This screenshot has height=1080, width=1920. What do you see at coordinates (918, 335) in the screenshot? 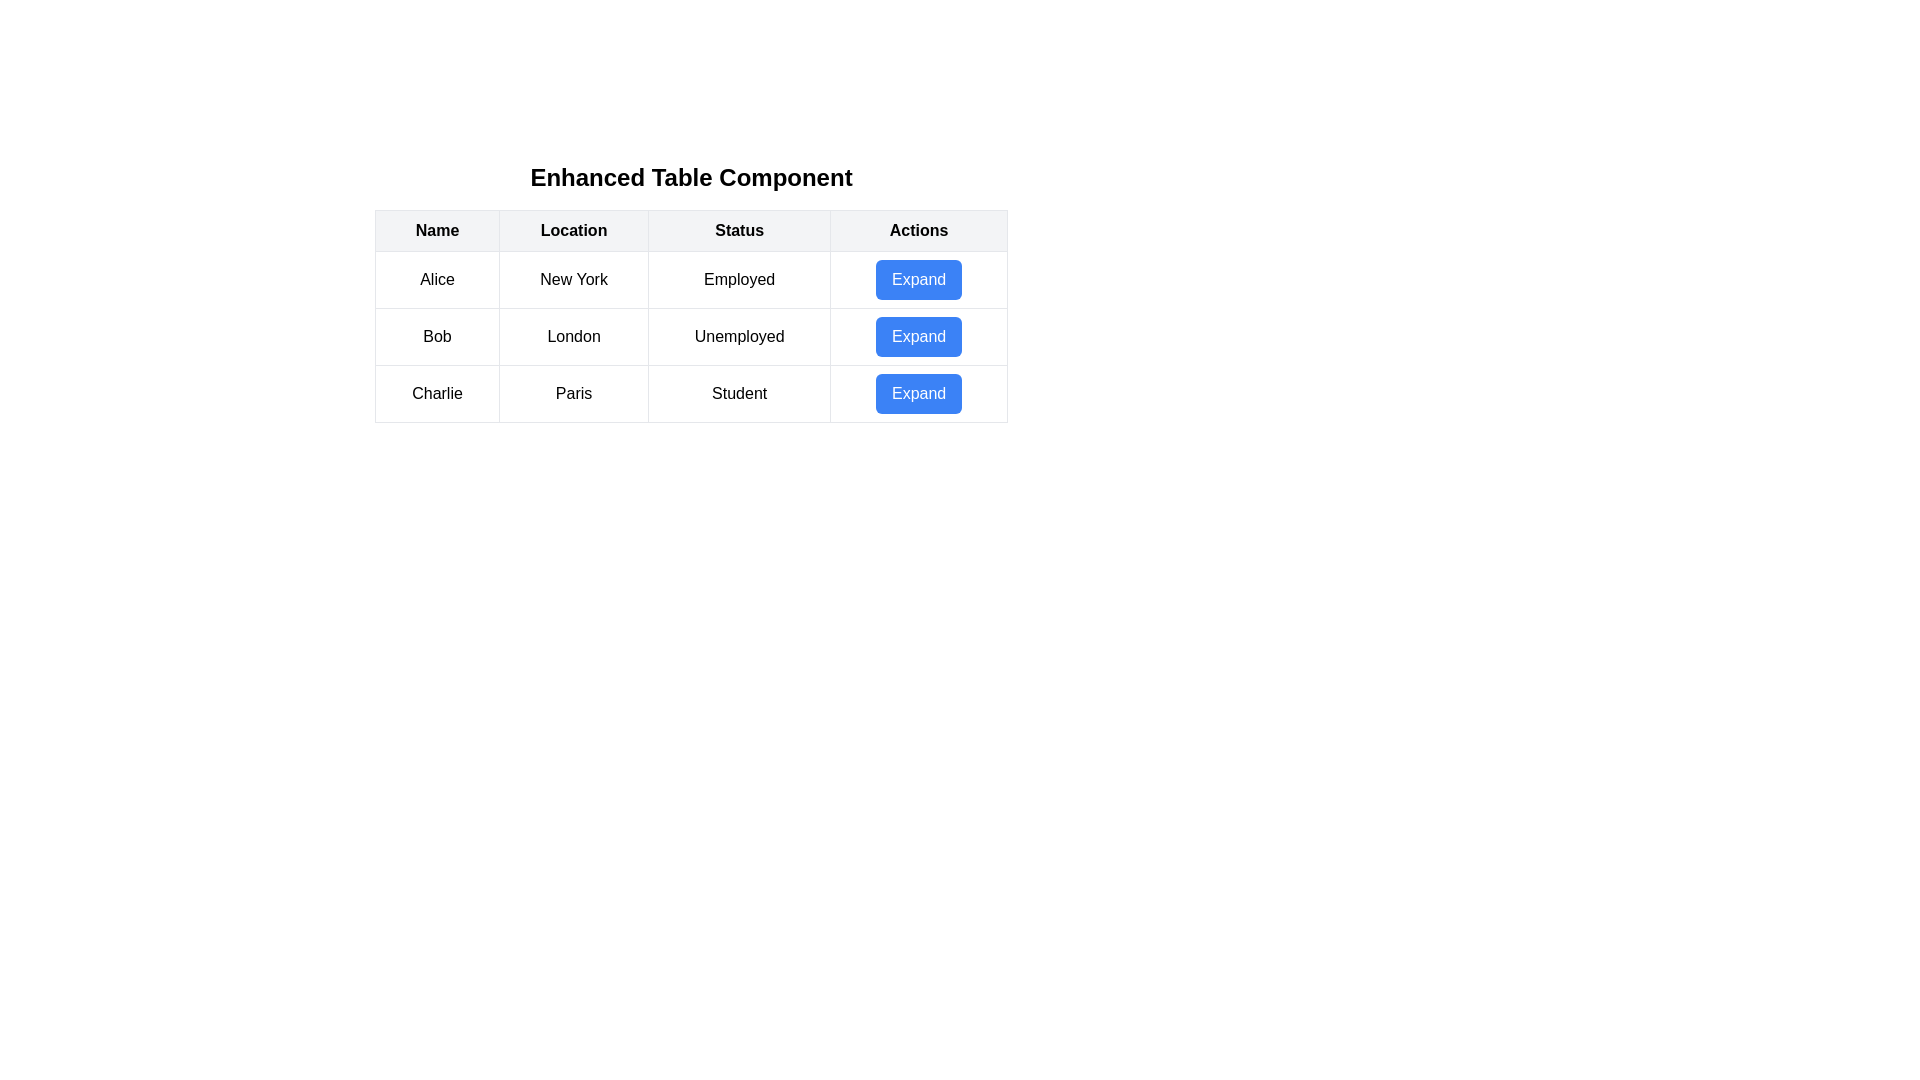
I see `the blue button labeled 'Expand' located in the third column of the second row under the 'Actions' header, next to the row containing 'Bob' and 'Unemployed' to observe a style change` at bounding box center [918, 335].